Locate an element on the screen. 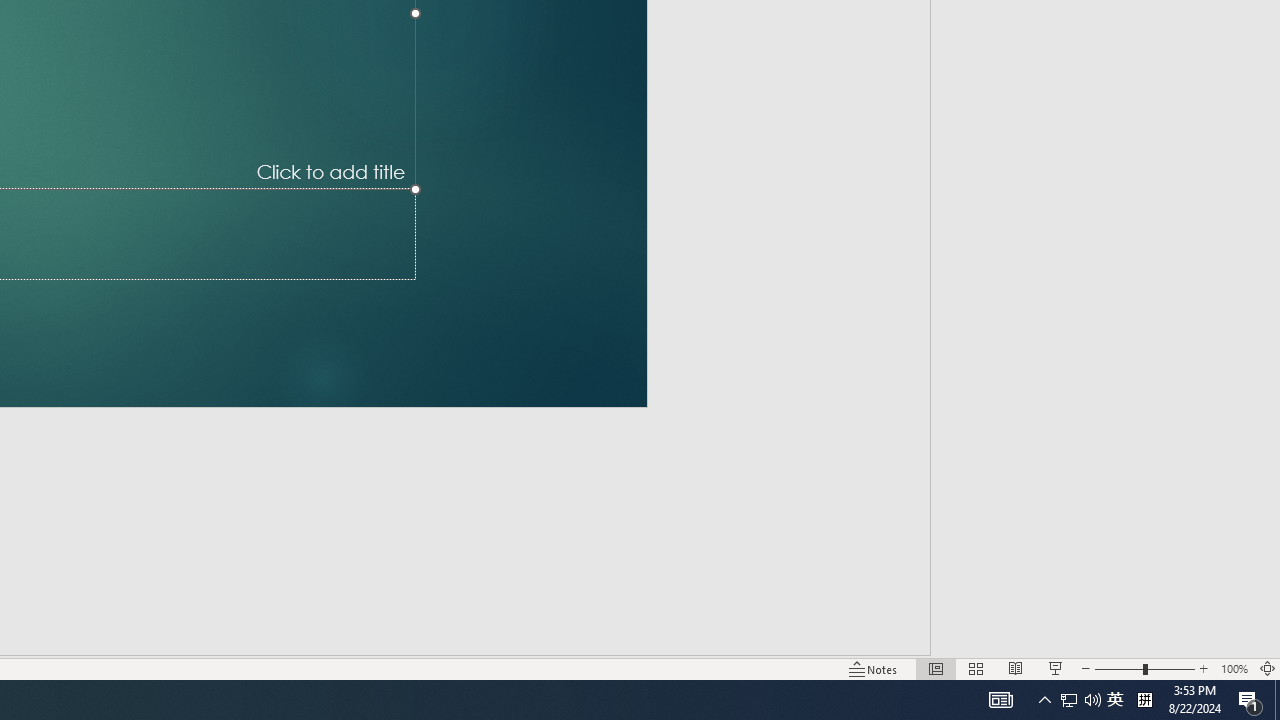 Image resolution: width=1280 pixels, height=720 pixels. 'Zoom In' is located at coordinates (1203, 669).